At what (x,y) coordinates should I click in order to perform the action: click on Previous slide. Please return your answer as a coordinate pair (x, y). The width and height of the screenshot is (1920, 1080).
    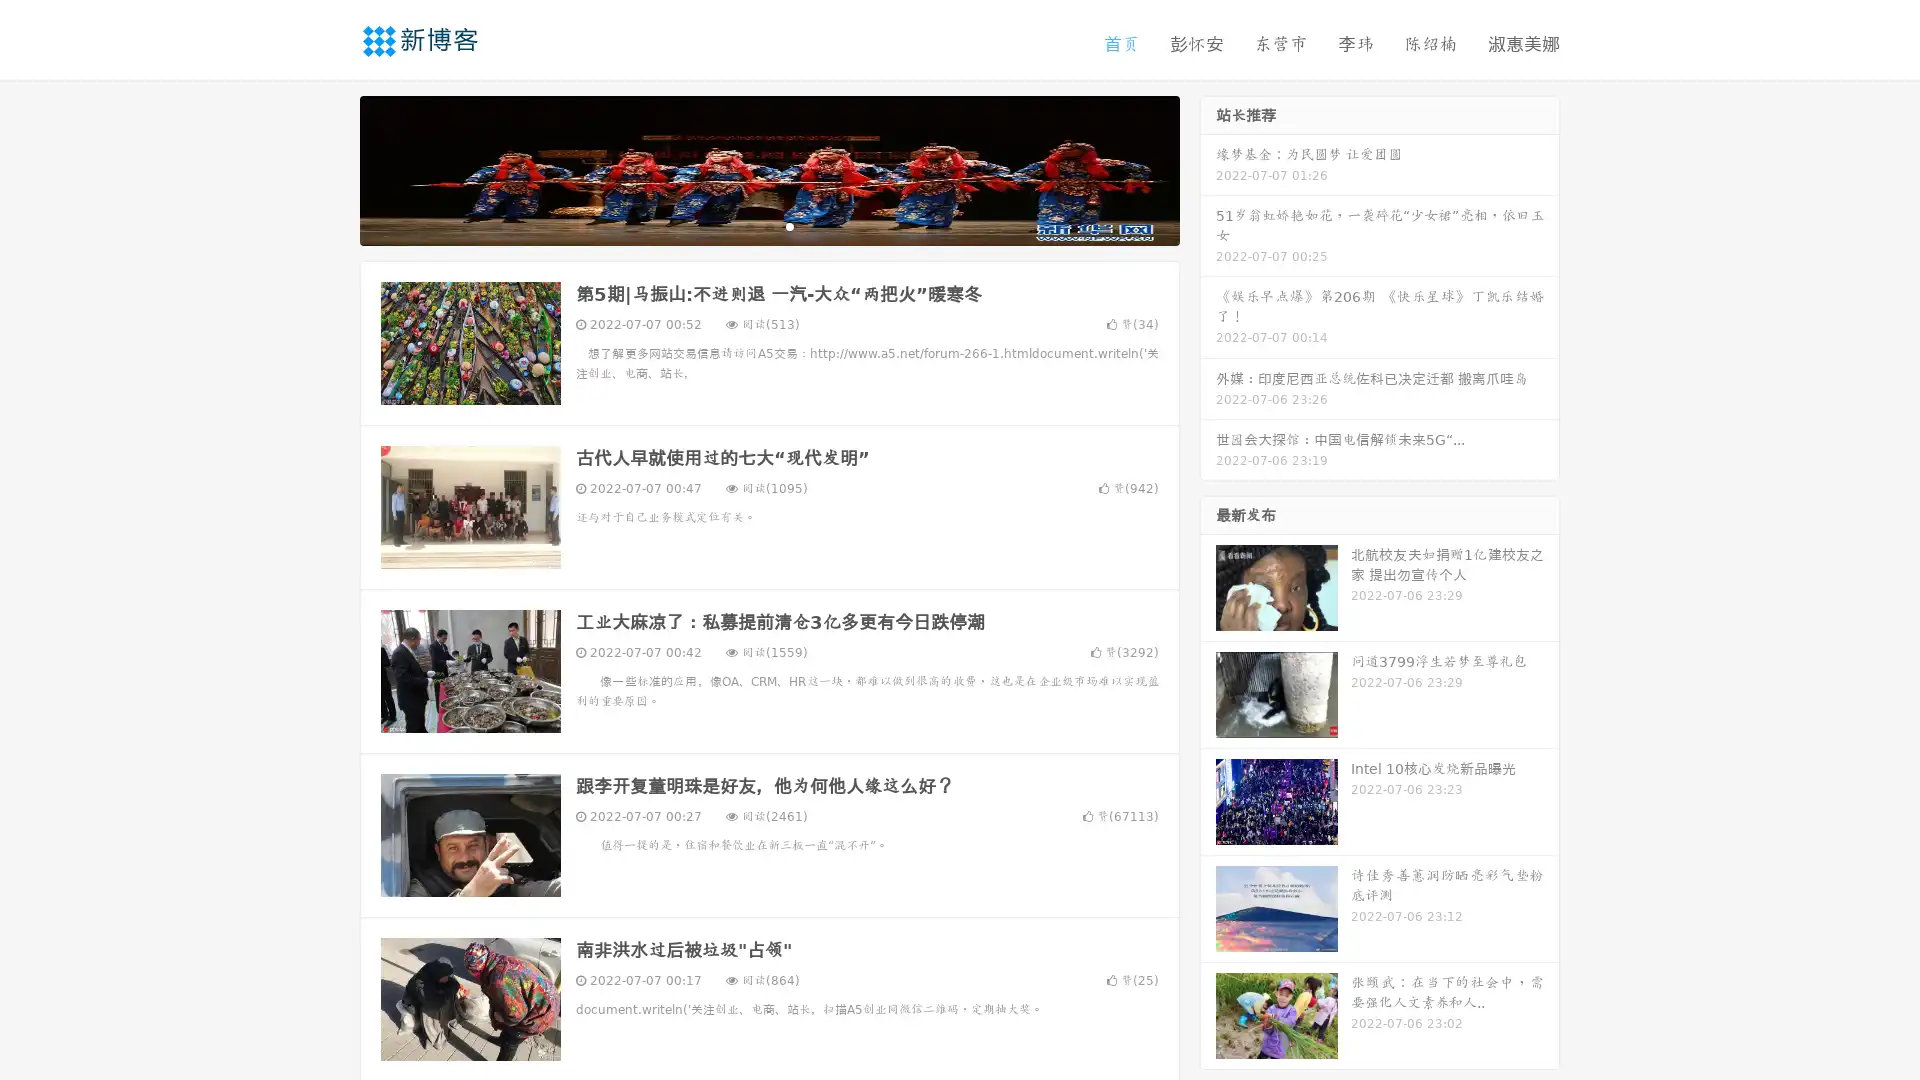
    Looking at the image, I should click on (330, 168).